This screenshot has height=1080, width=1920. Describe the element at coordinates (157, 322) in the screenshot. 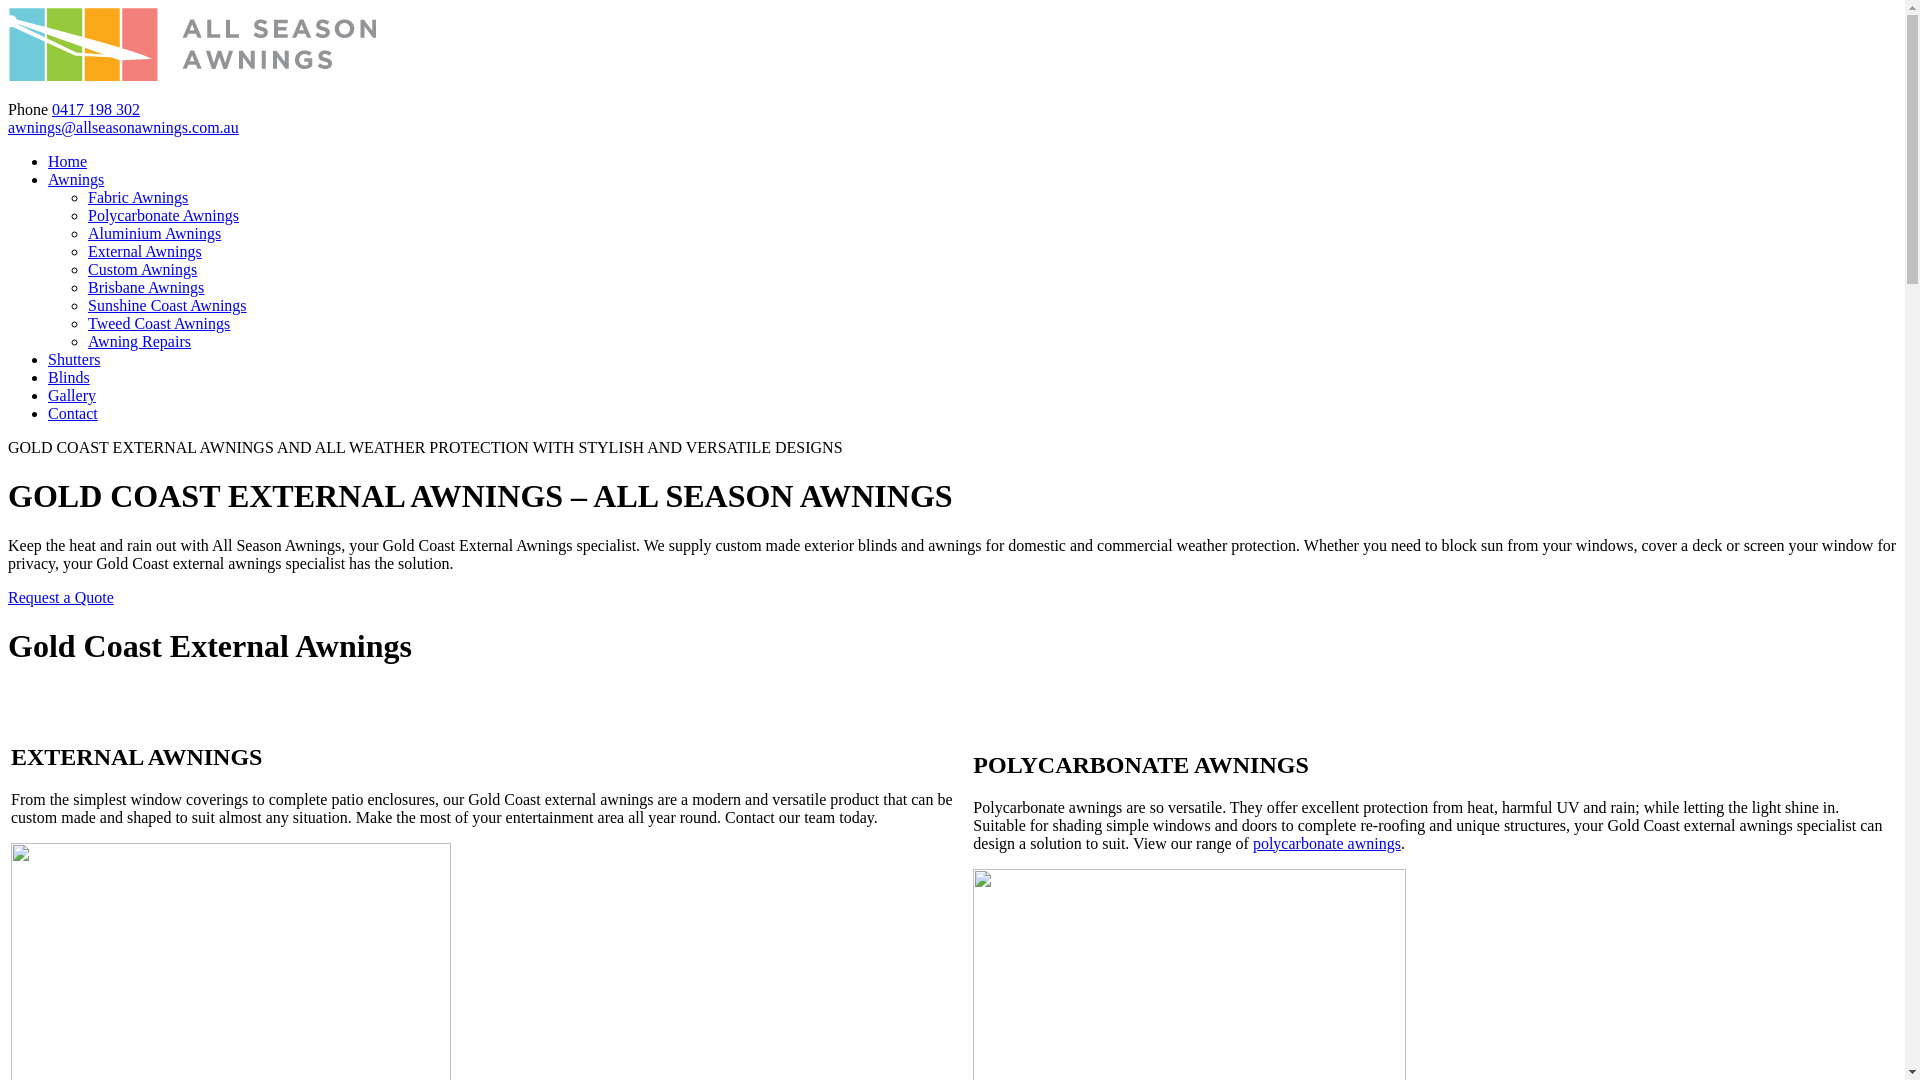

I see `'Tweed Coast Awnings'` at that location.